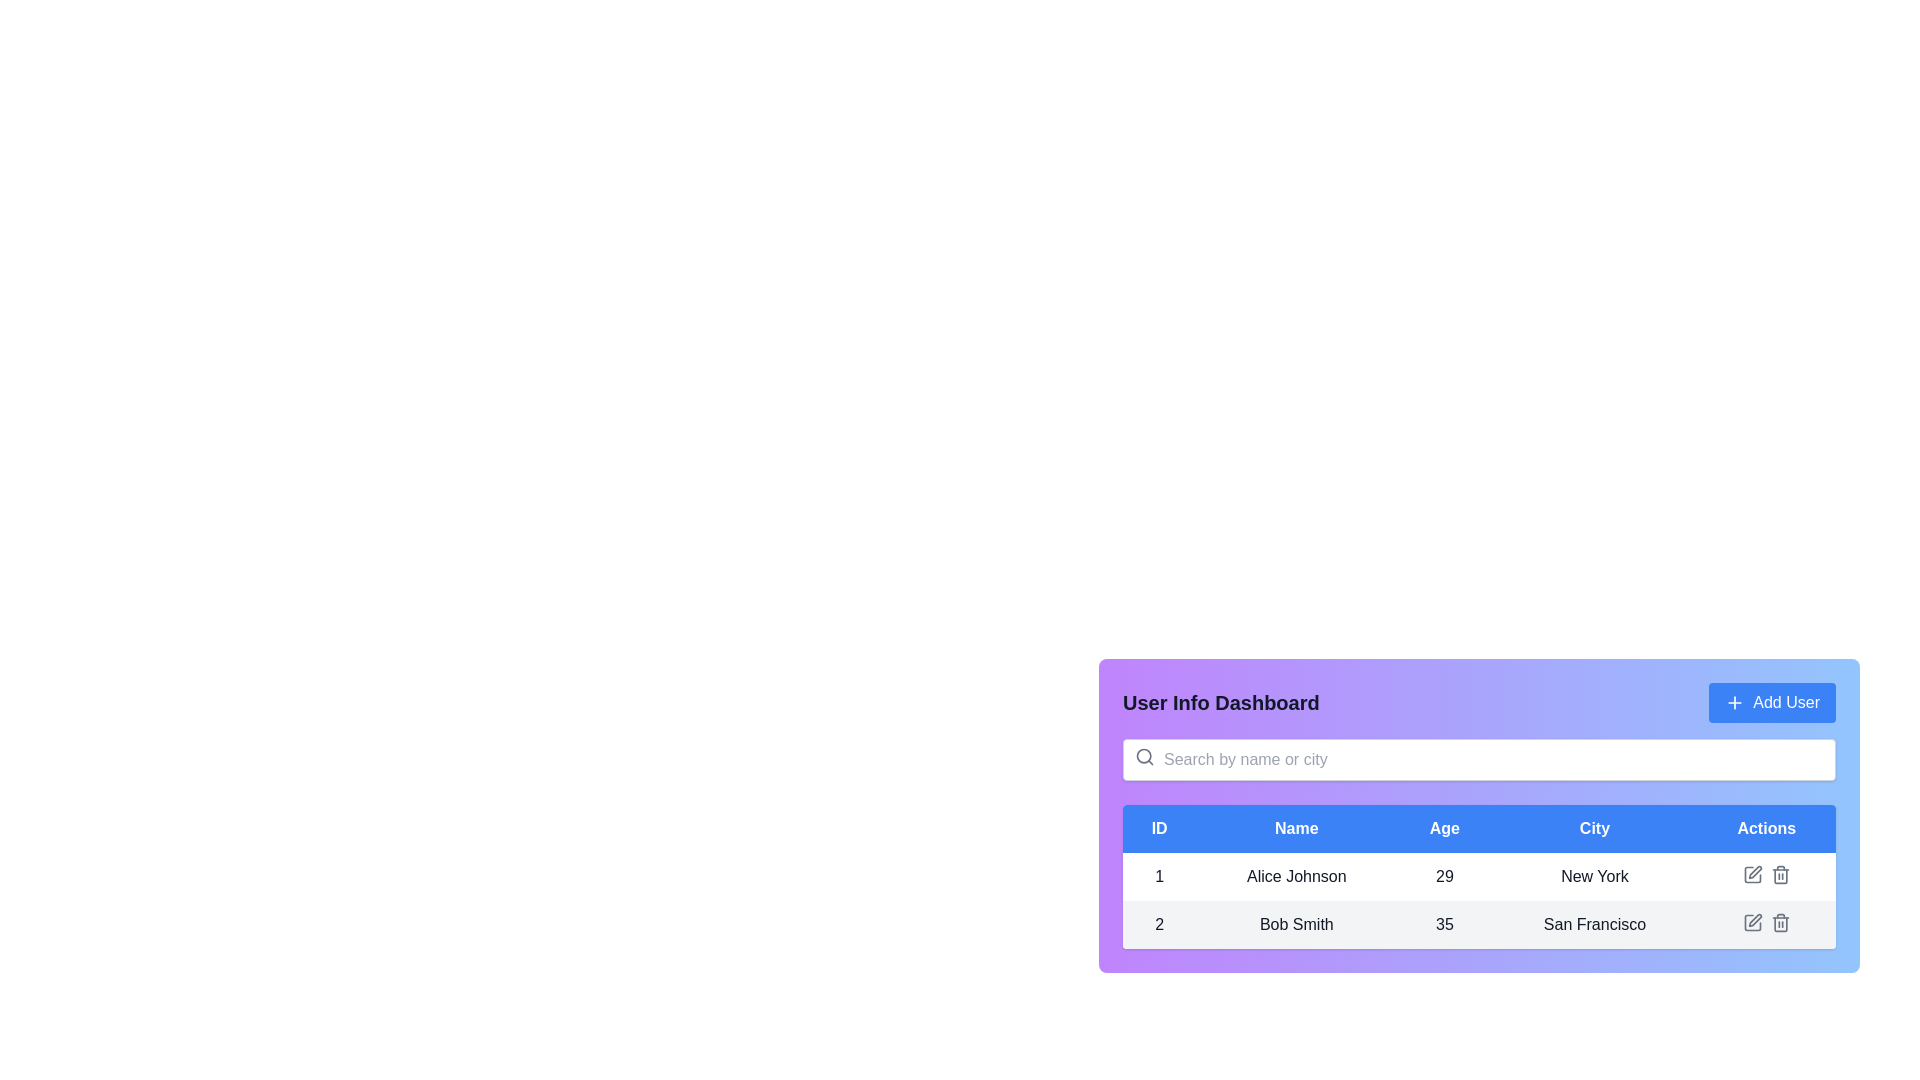  Describe the element at coordinates (1751, 922) in the screenshot. I see `the 'Edit' icon button in the 'Actions' column of the second row for 'Bob Smith' to initiate editing the row contents` at that location.